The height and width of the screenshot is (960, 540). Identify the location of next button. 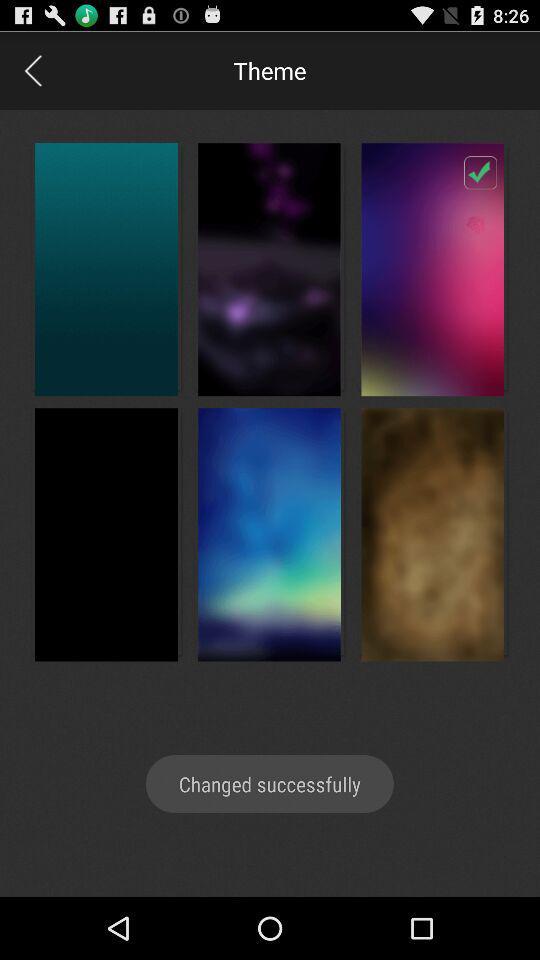
(31, 70).